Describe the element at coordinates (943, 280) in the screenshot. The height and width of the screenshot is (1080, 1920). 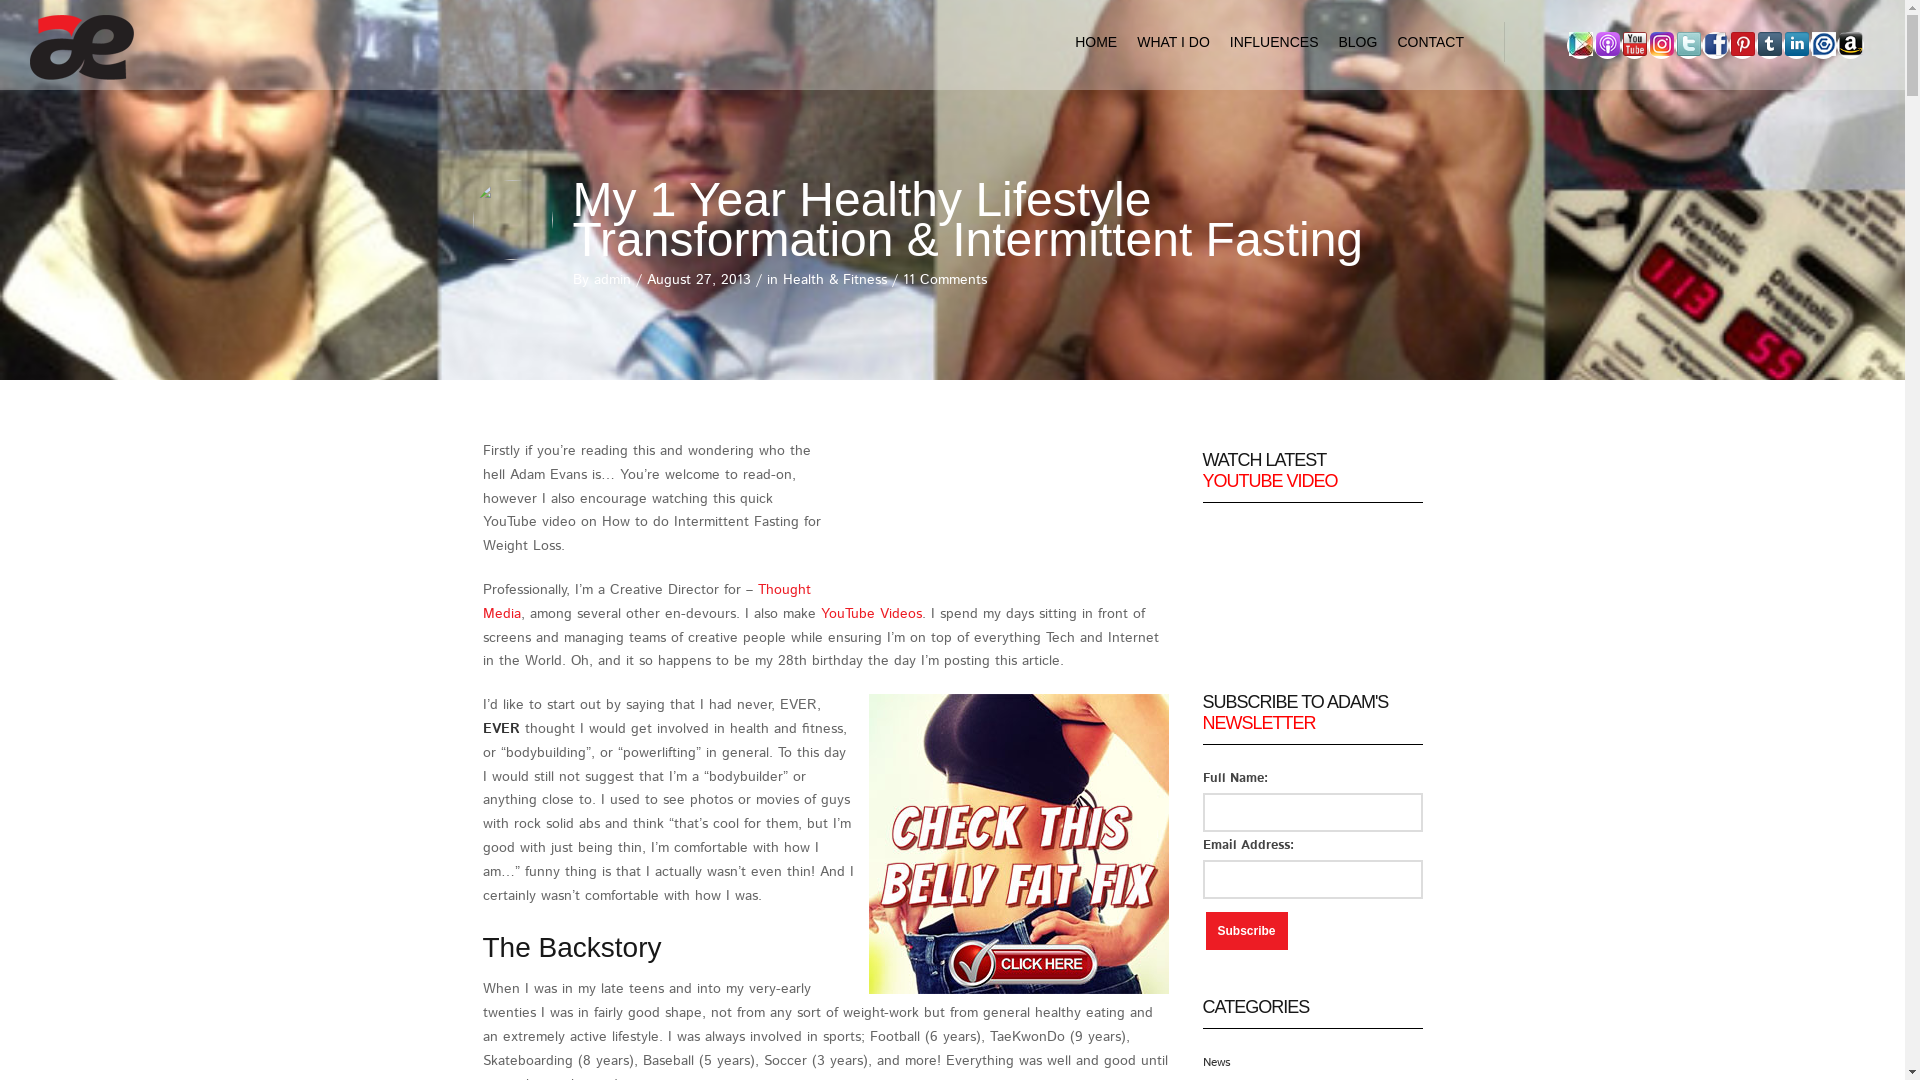
I see `'11 Comments'` at that location.